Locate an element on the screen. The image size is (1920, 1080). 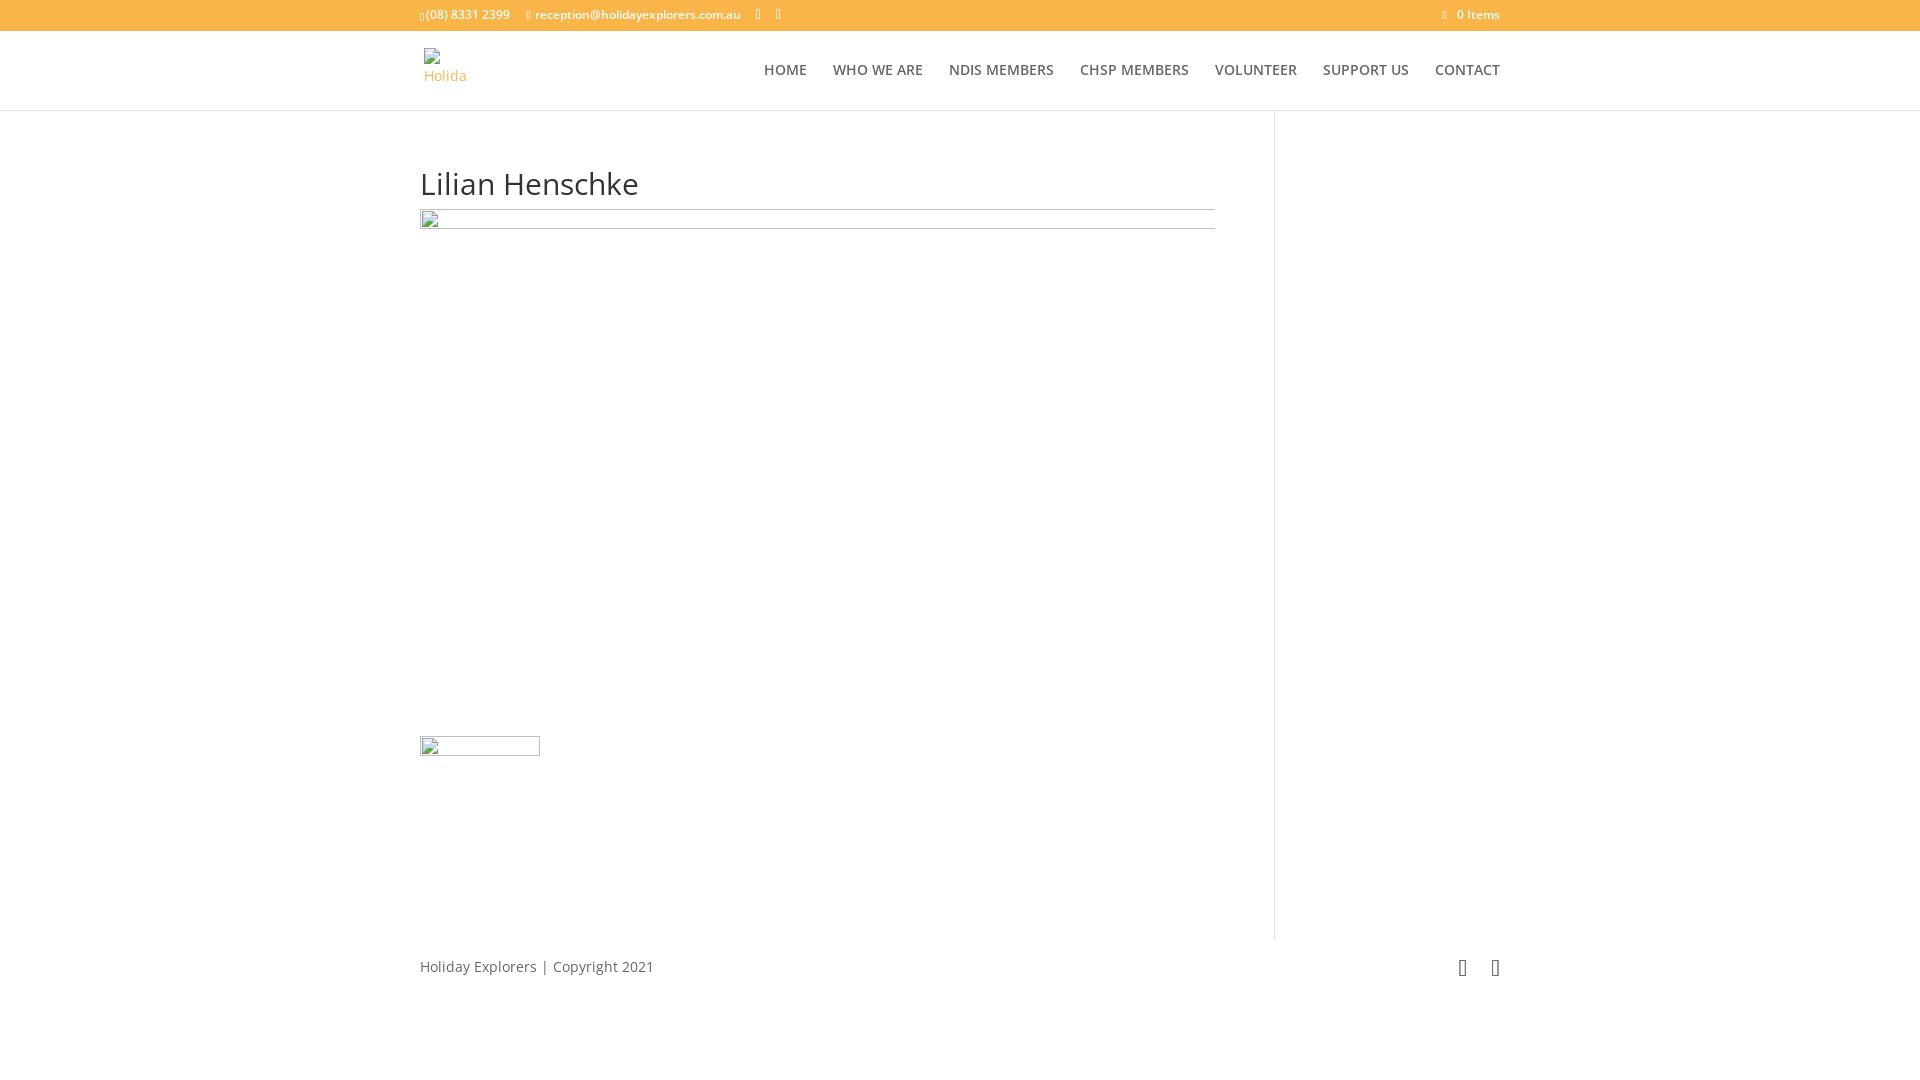
'SUPPORT US' is located at coordinates (1365, 85).